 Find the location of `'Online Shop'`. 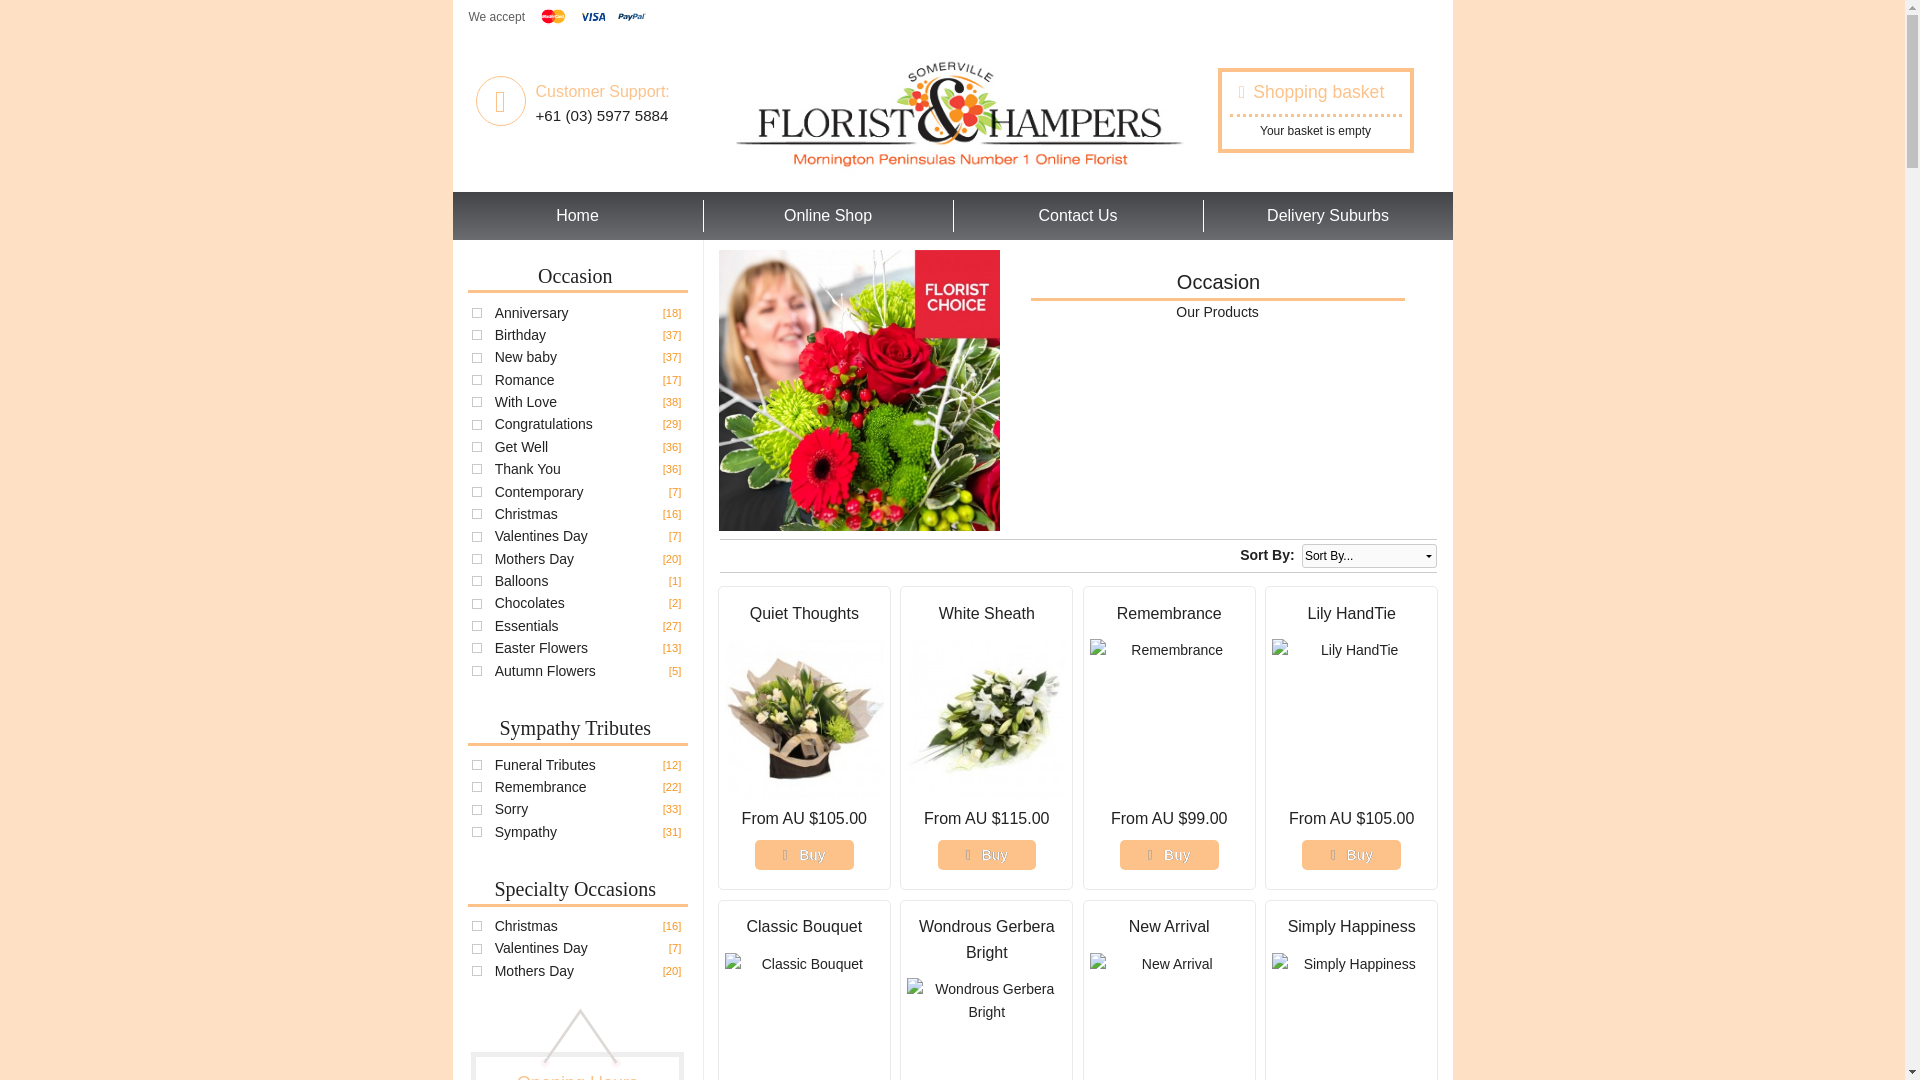

'Online Shop' is located at coordinates (828, 216).